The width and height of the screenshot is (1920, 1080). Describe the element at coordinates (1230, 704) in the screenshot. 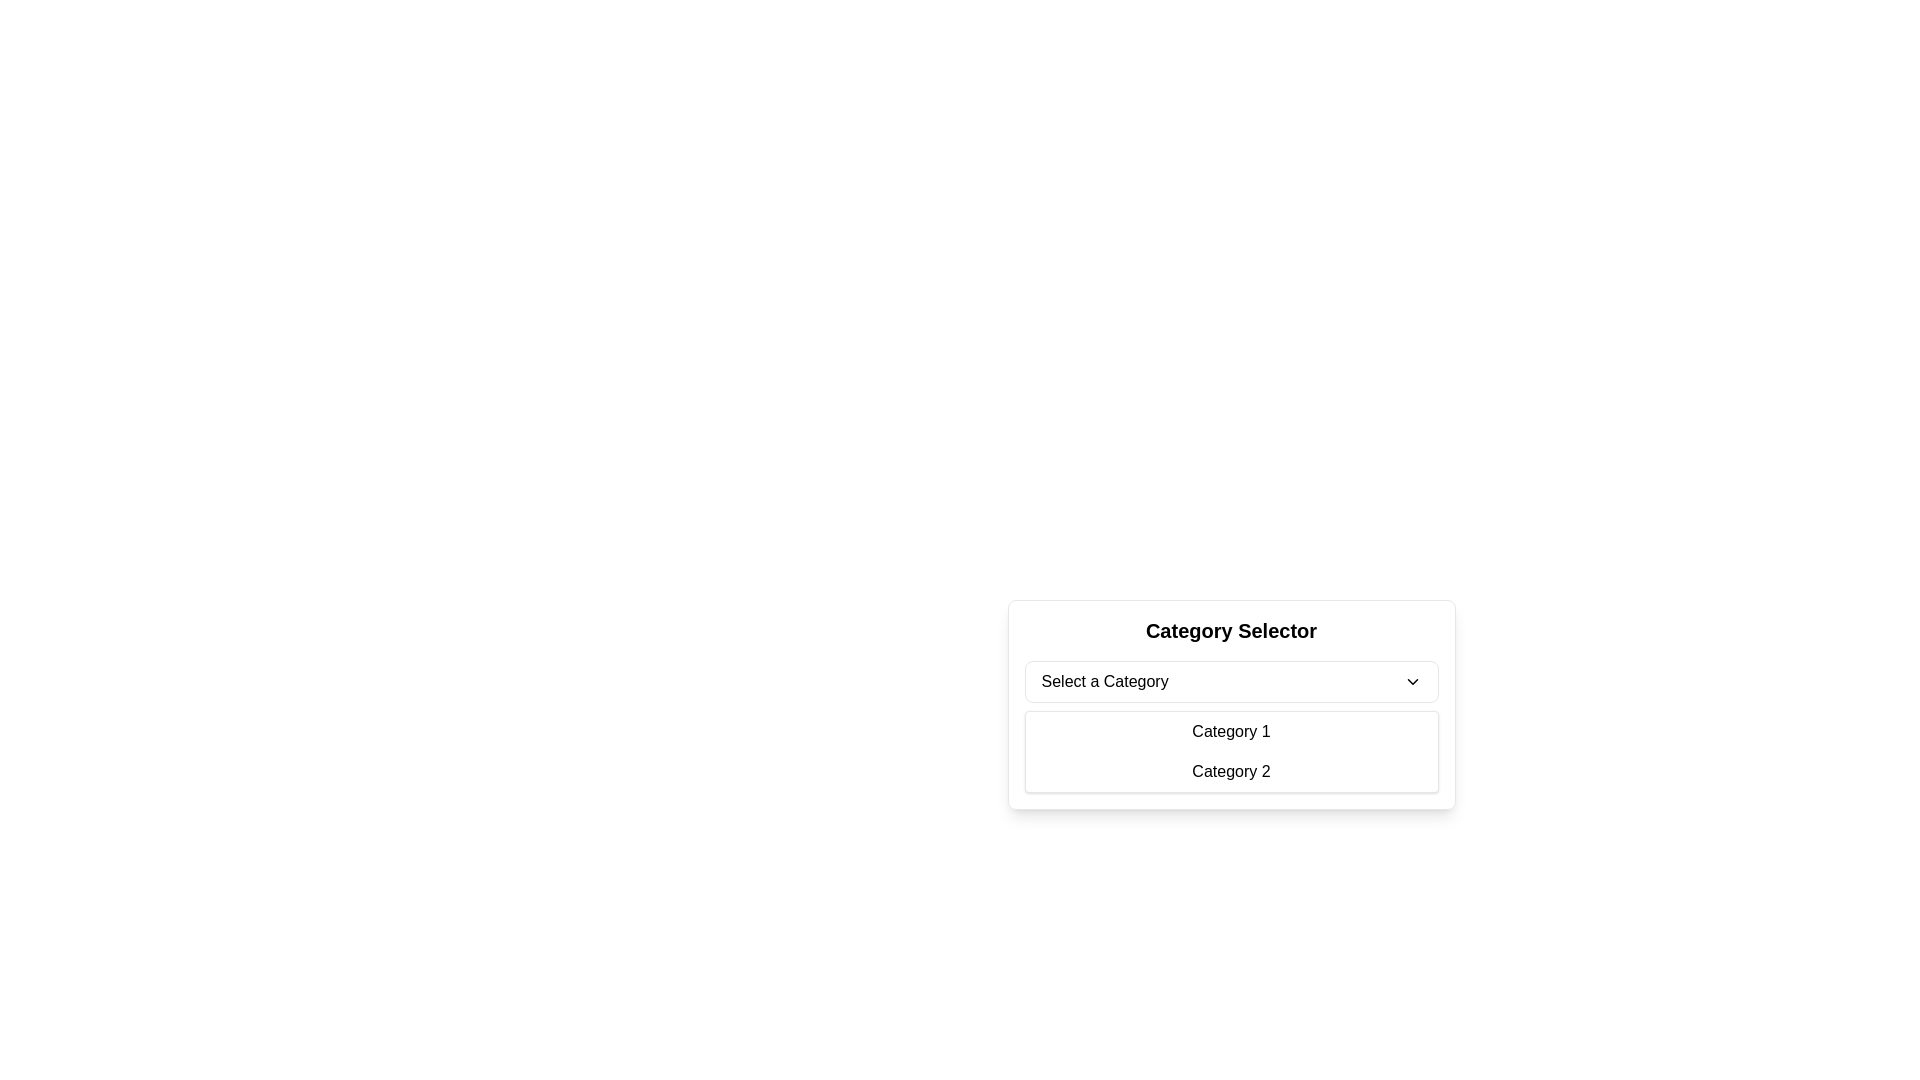

I see `the dropdown menu labeled 'Select a Category'` at that location.